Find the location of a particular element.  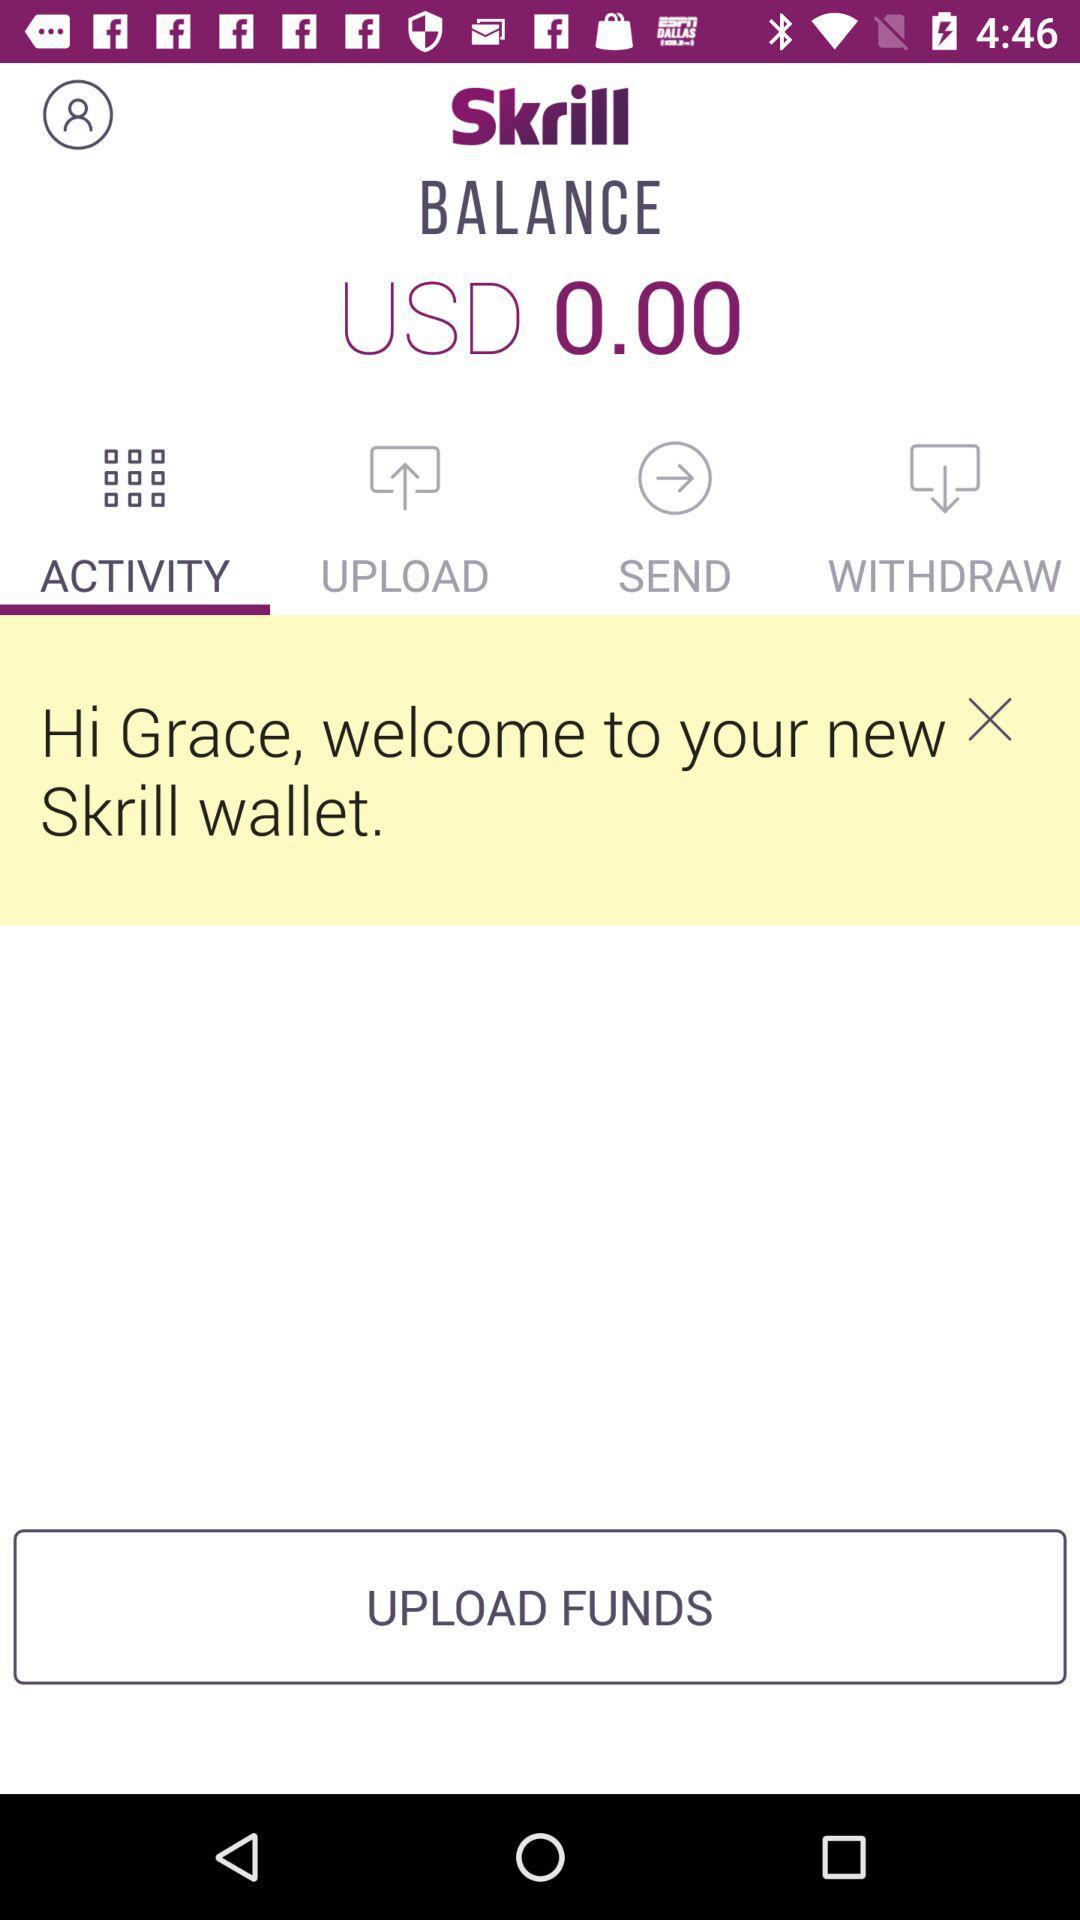

icon above upload item is located at coordinates (405, 477).